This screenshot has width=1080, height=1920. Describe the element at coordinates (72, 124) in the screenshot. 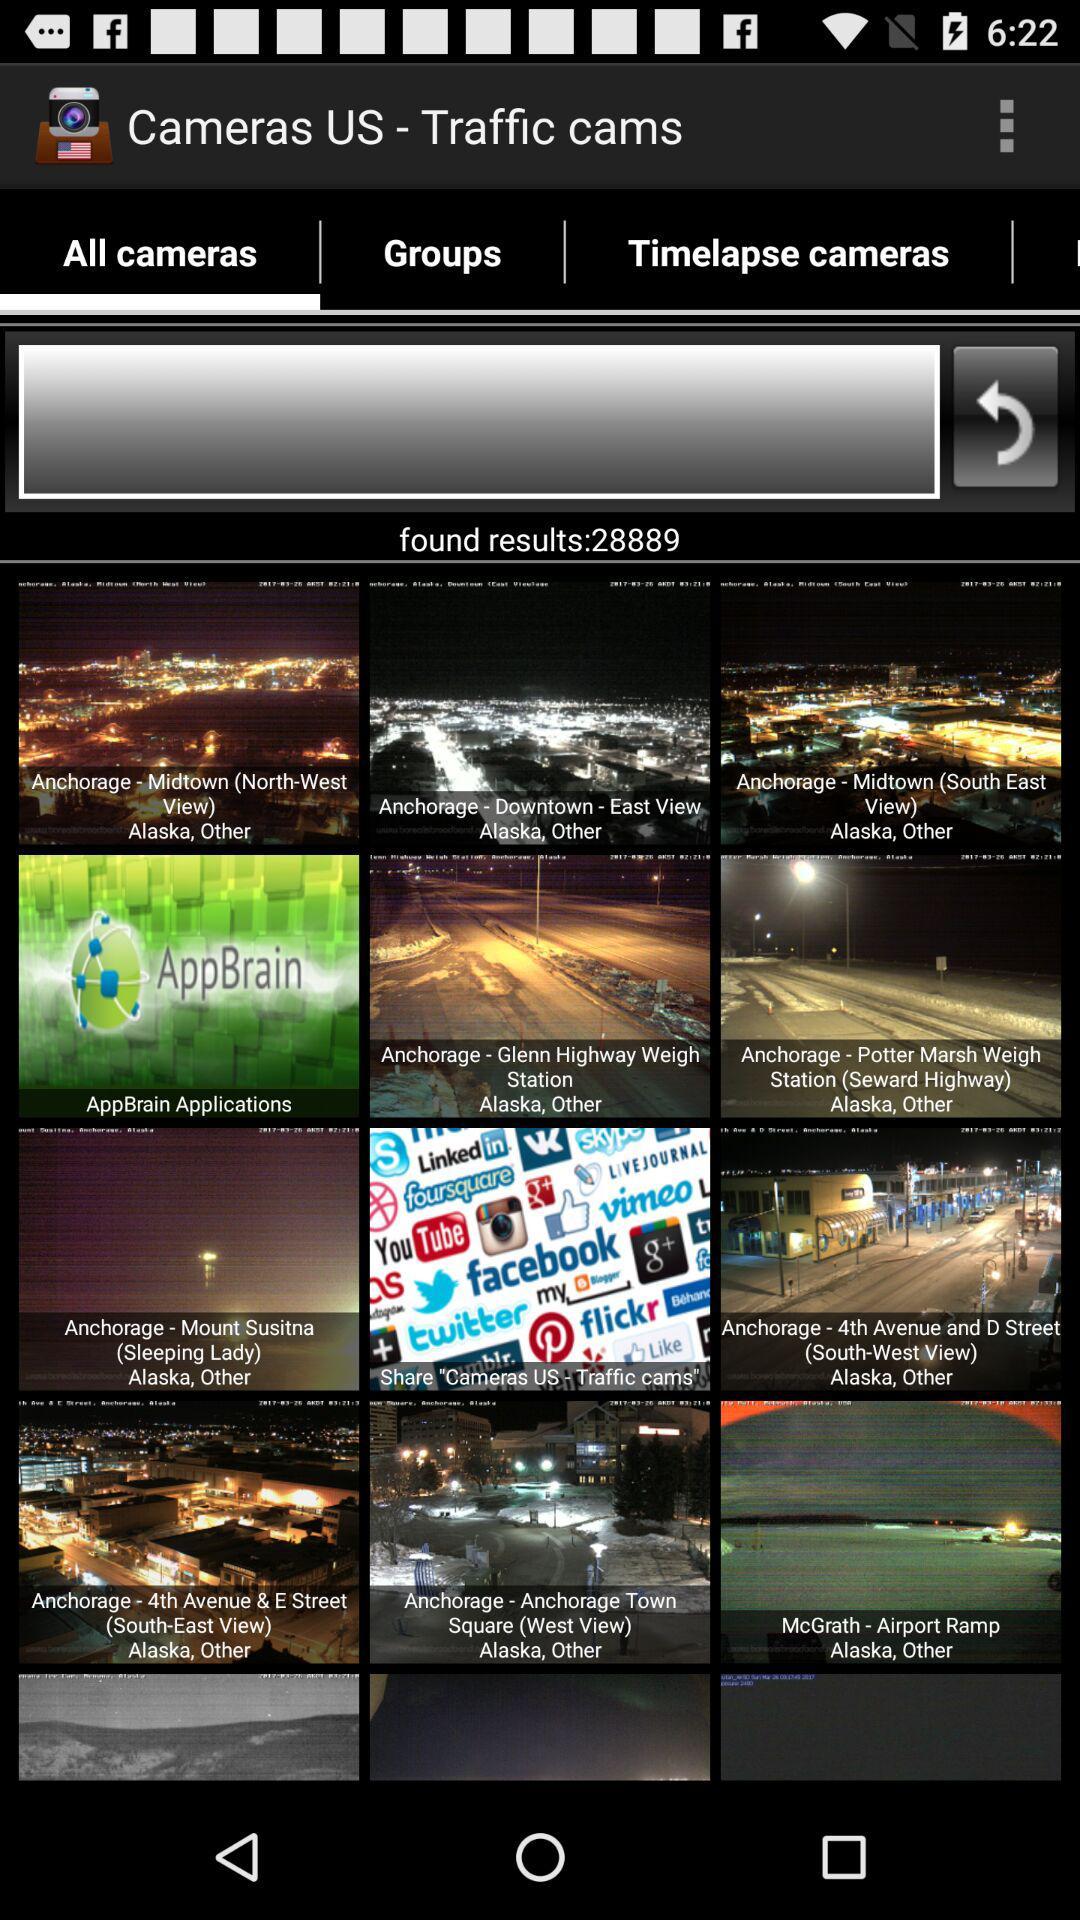

I see `the camera icon` at that location.